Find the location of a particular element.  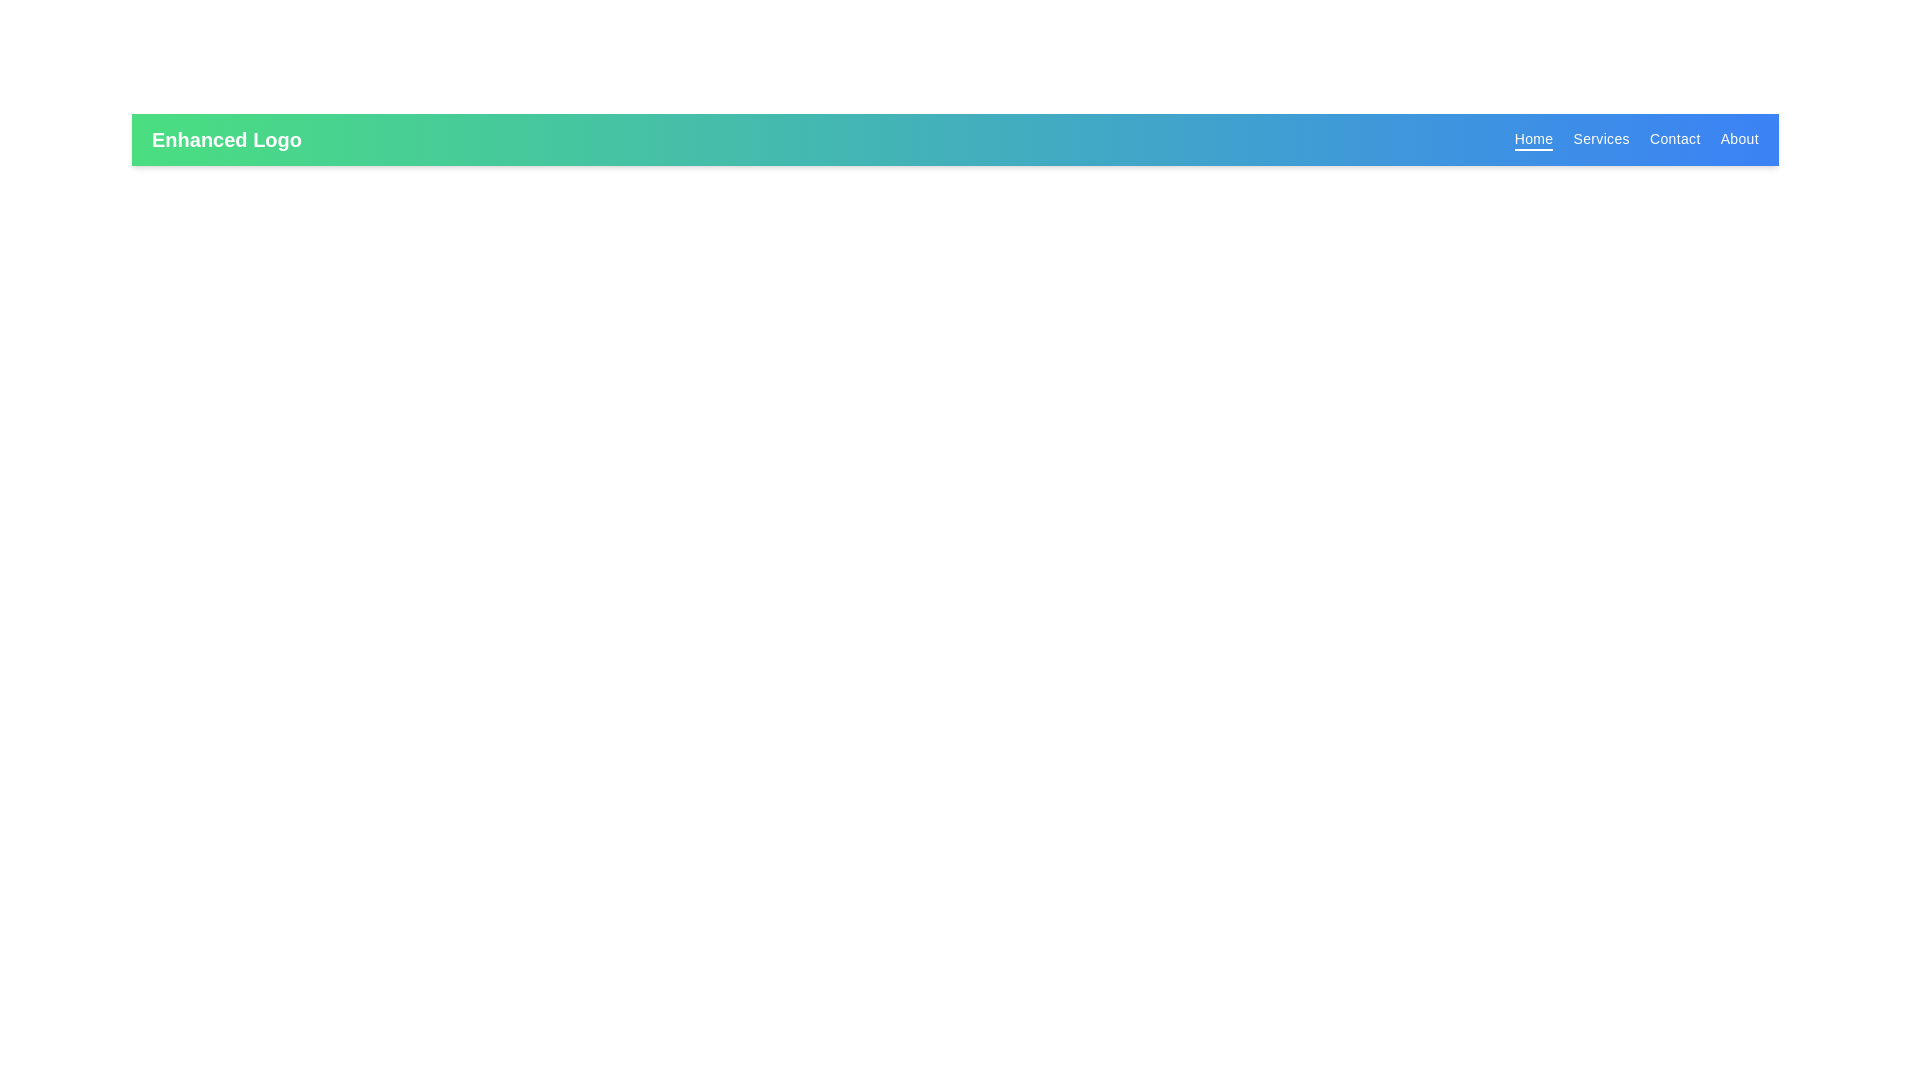

the 'Services' hyperlink in the navigation bar is located at coordinates (1601, 138).